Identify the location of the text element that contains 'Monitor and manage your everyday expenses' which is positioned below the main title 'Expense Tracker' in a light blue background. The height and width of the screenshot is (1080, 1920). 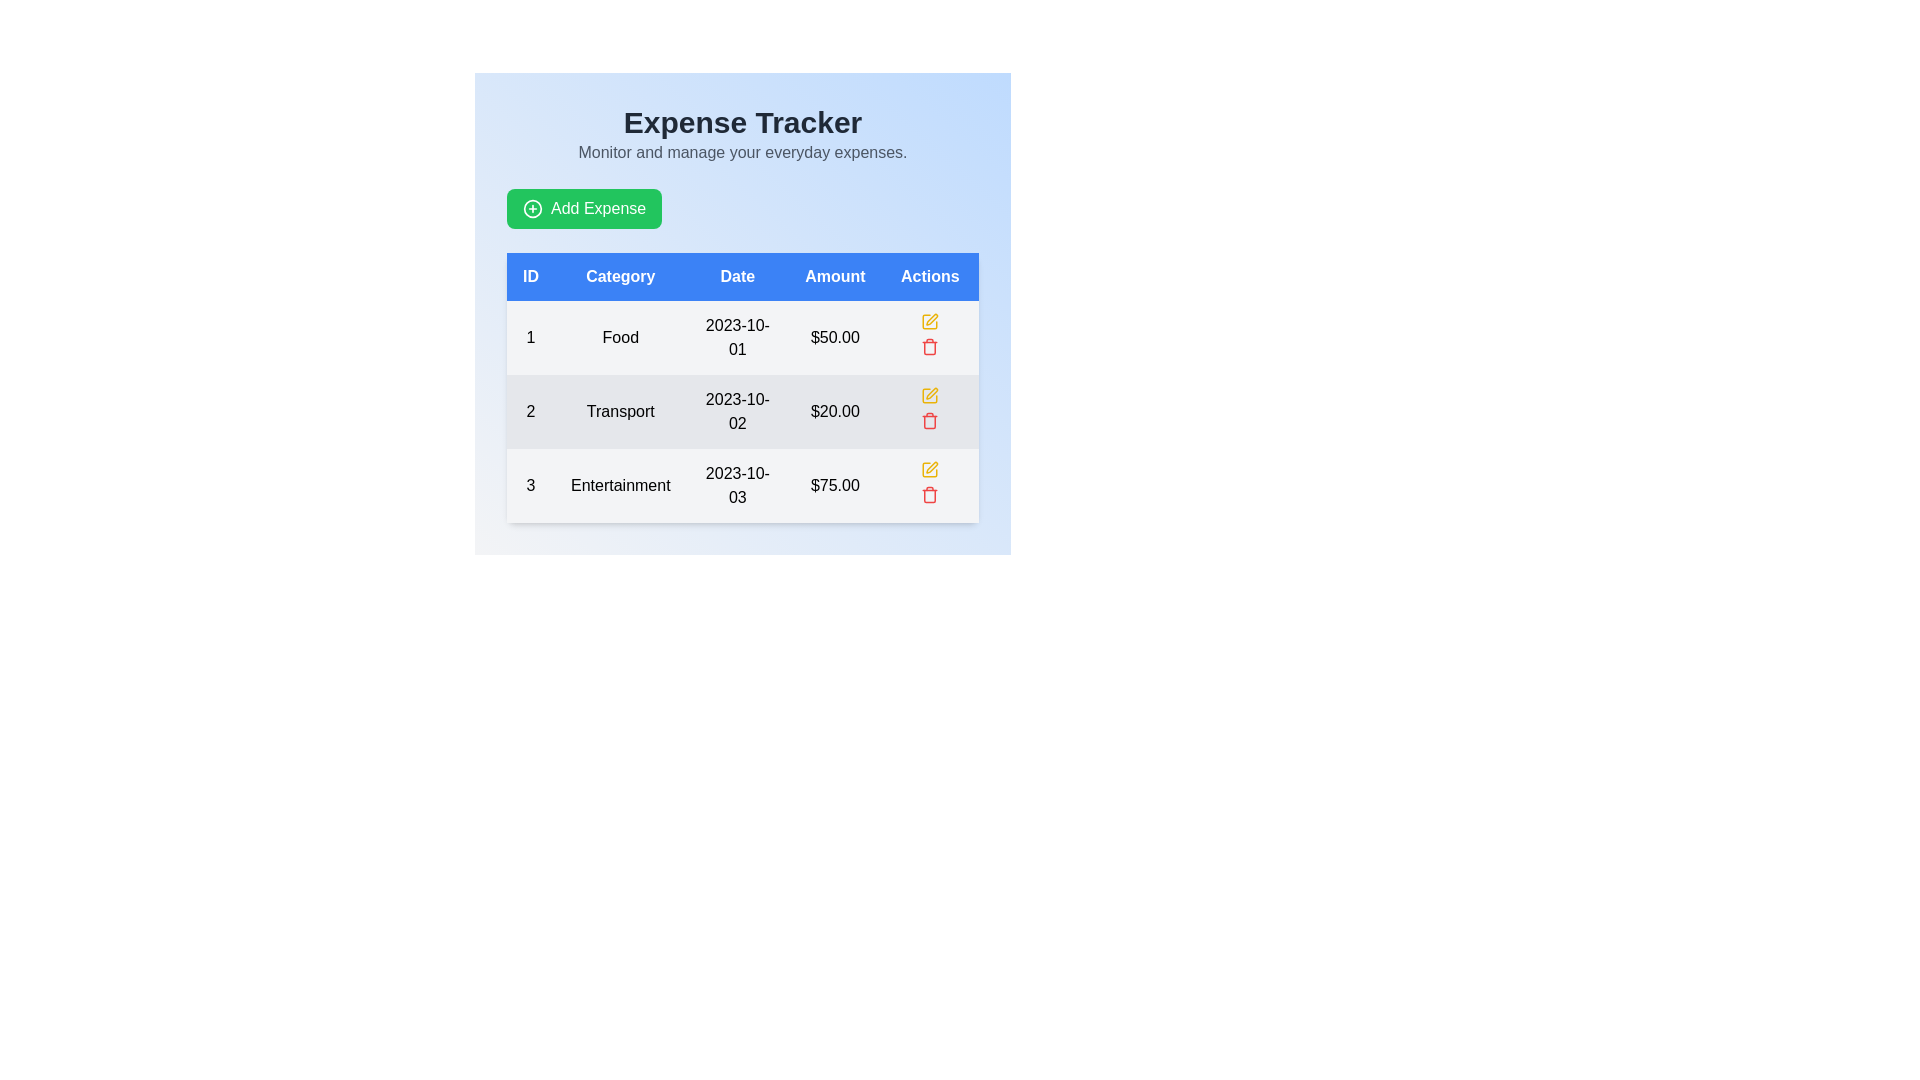
(742, 152).